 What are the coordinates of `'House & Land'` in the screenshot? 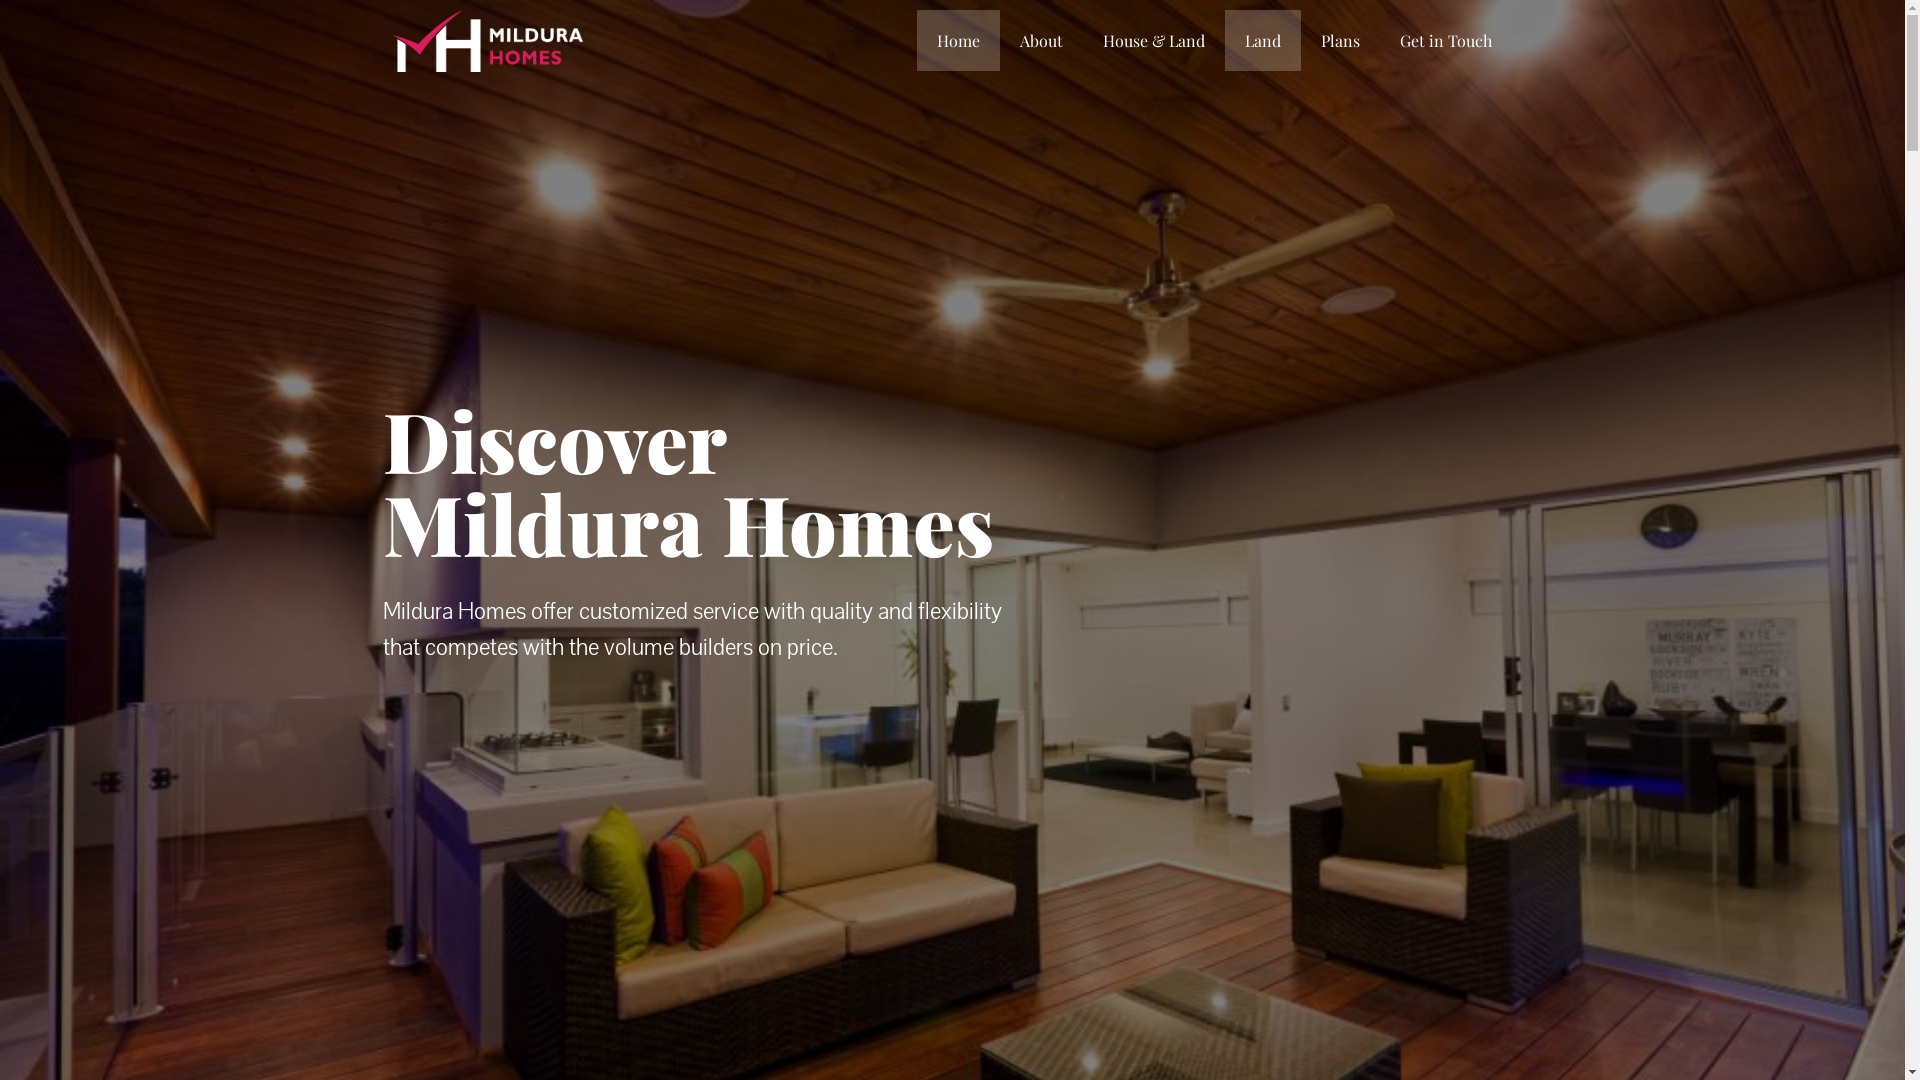 It's located at (1153, 40).